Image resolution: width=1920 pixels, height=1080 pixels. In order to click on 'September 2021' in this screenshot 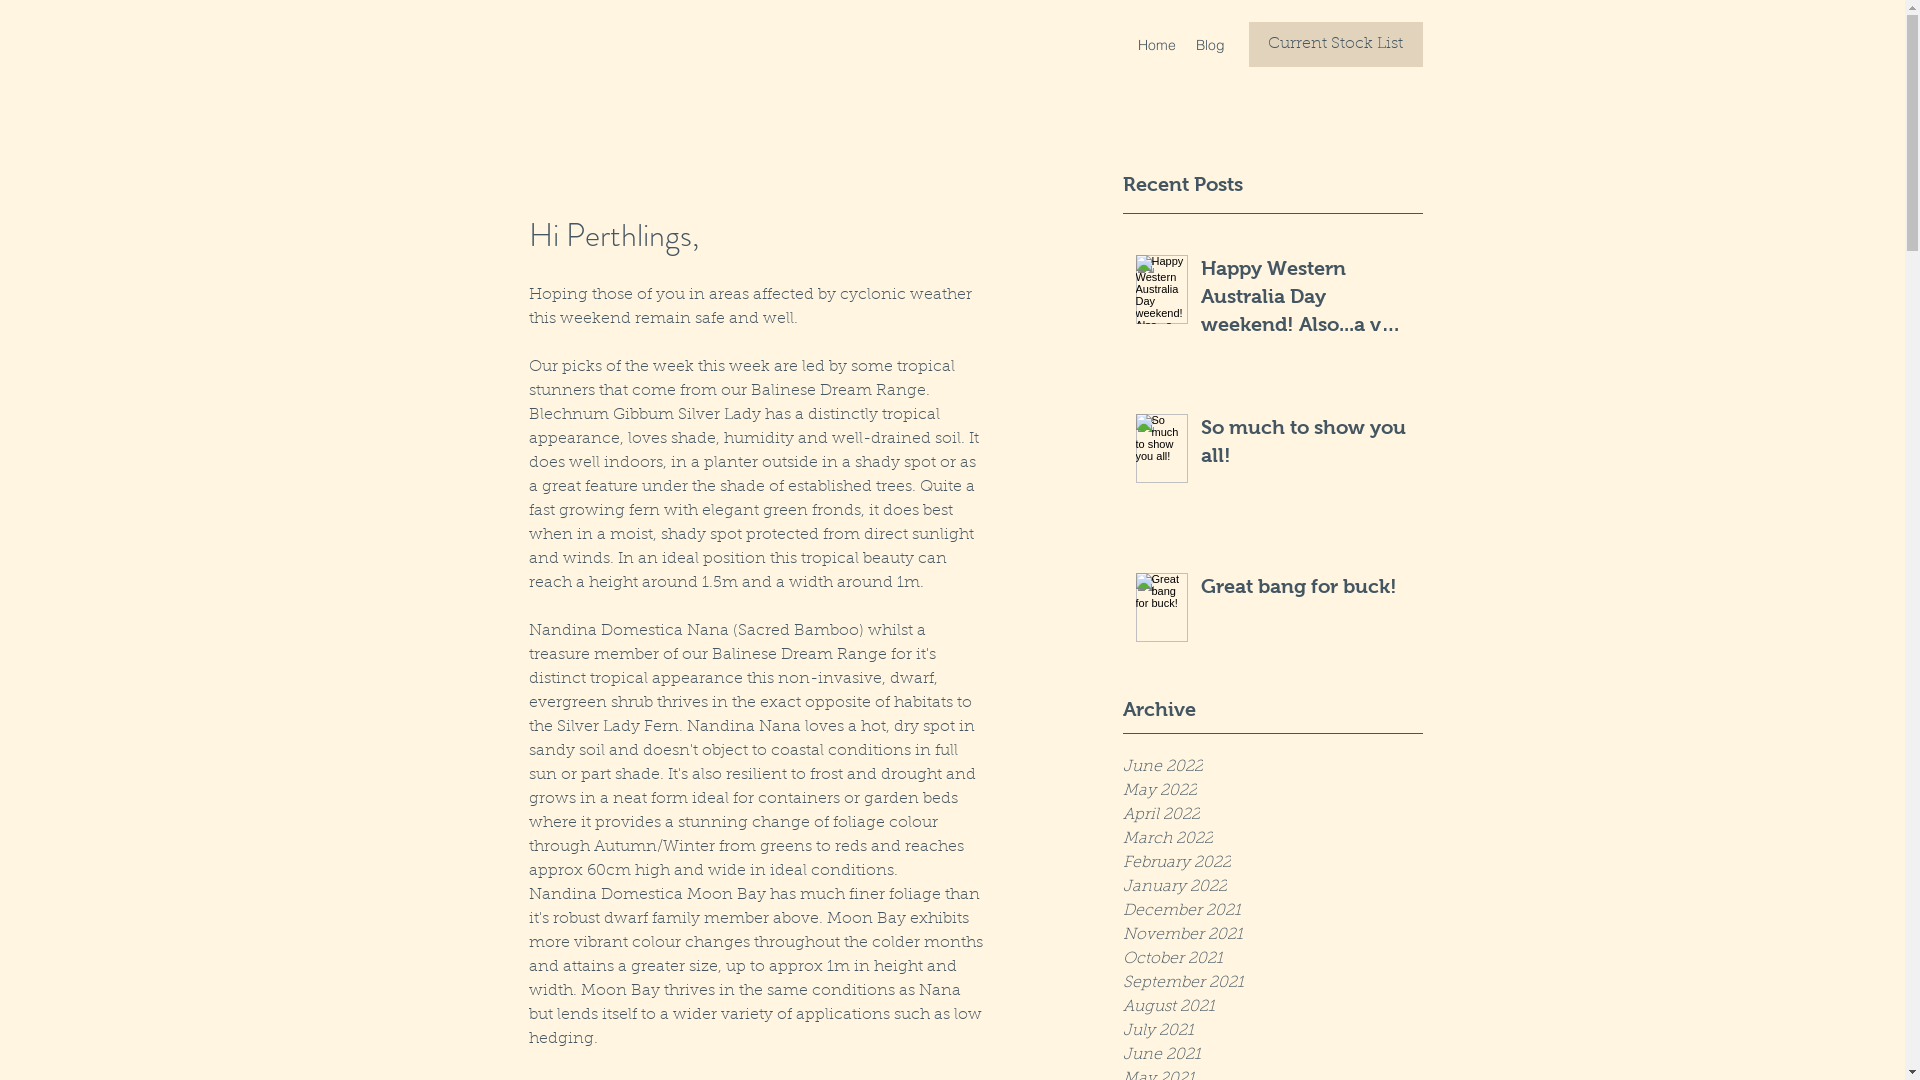, I will do `click(1271, 982)`.